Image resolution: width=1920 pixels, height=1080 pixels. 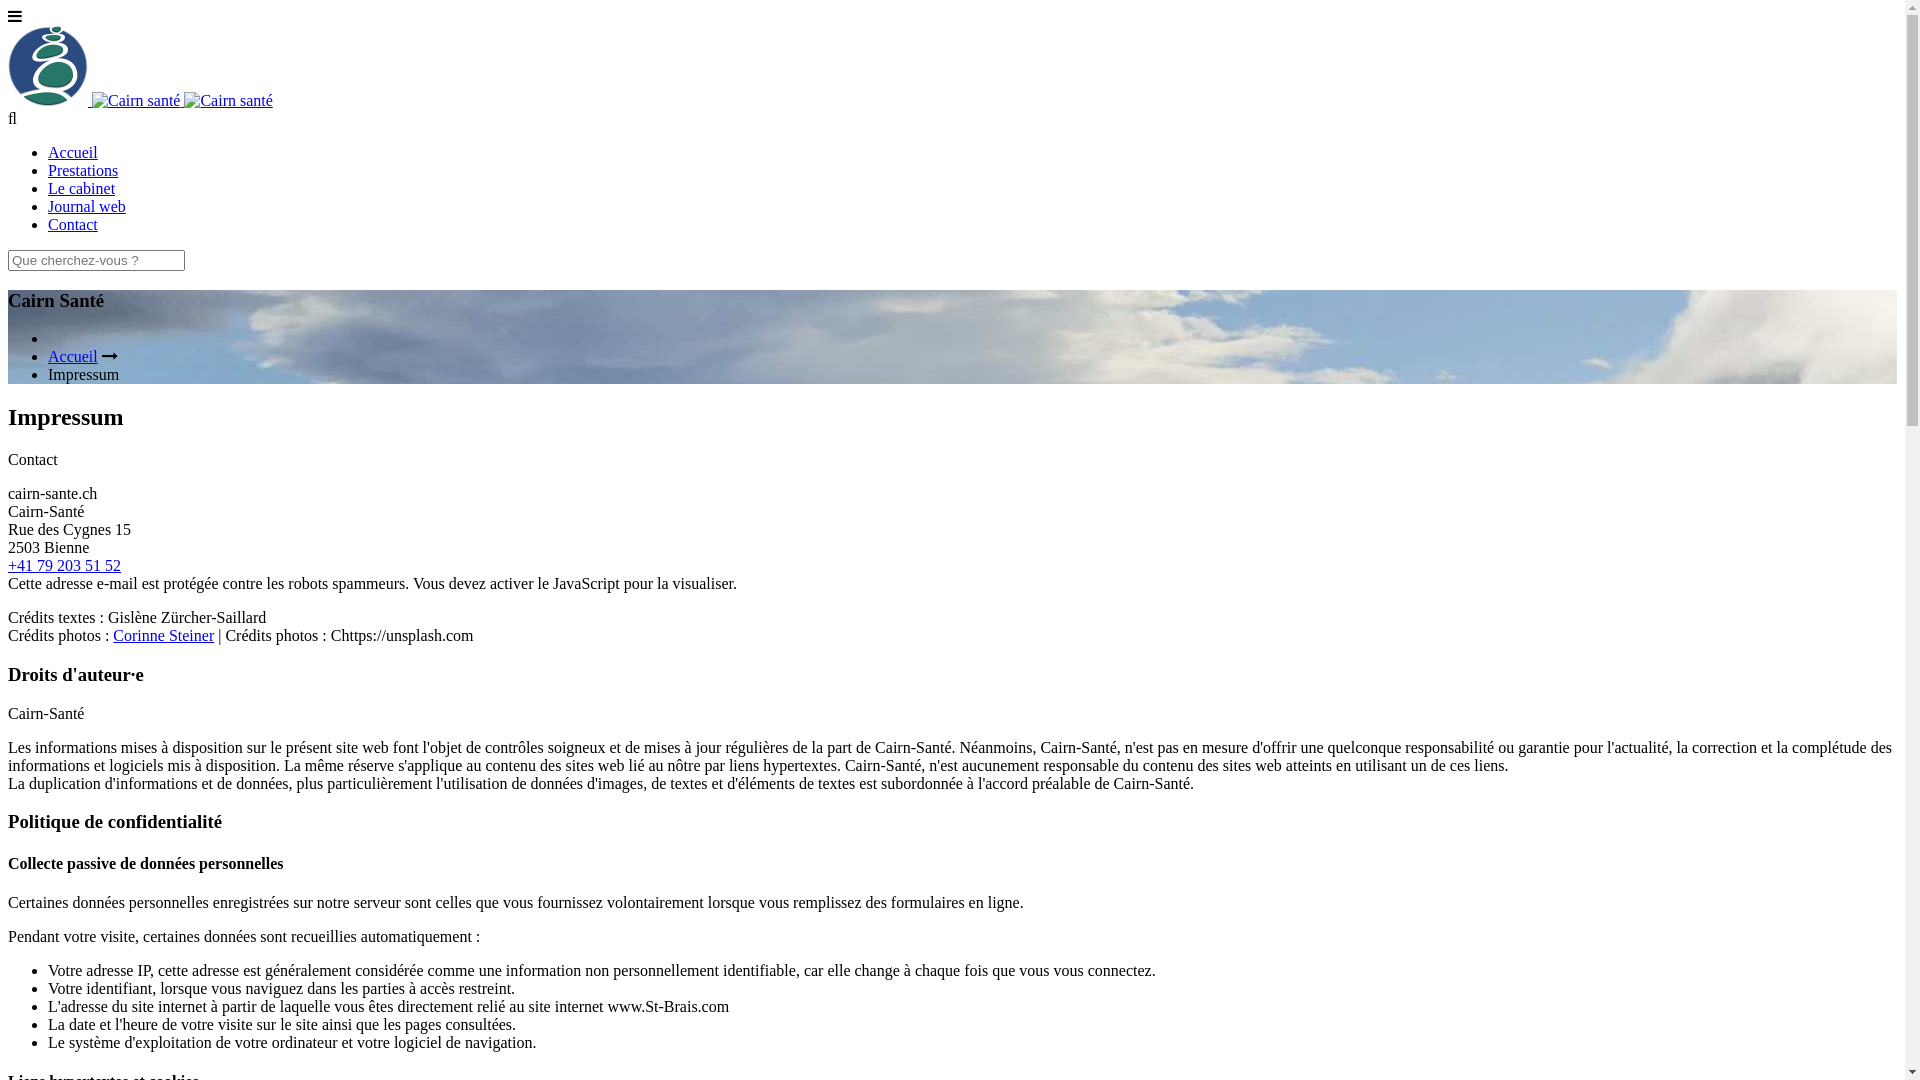 I want to click on 'Accueil', so click(x=72, y=355).